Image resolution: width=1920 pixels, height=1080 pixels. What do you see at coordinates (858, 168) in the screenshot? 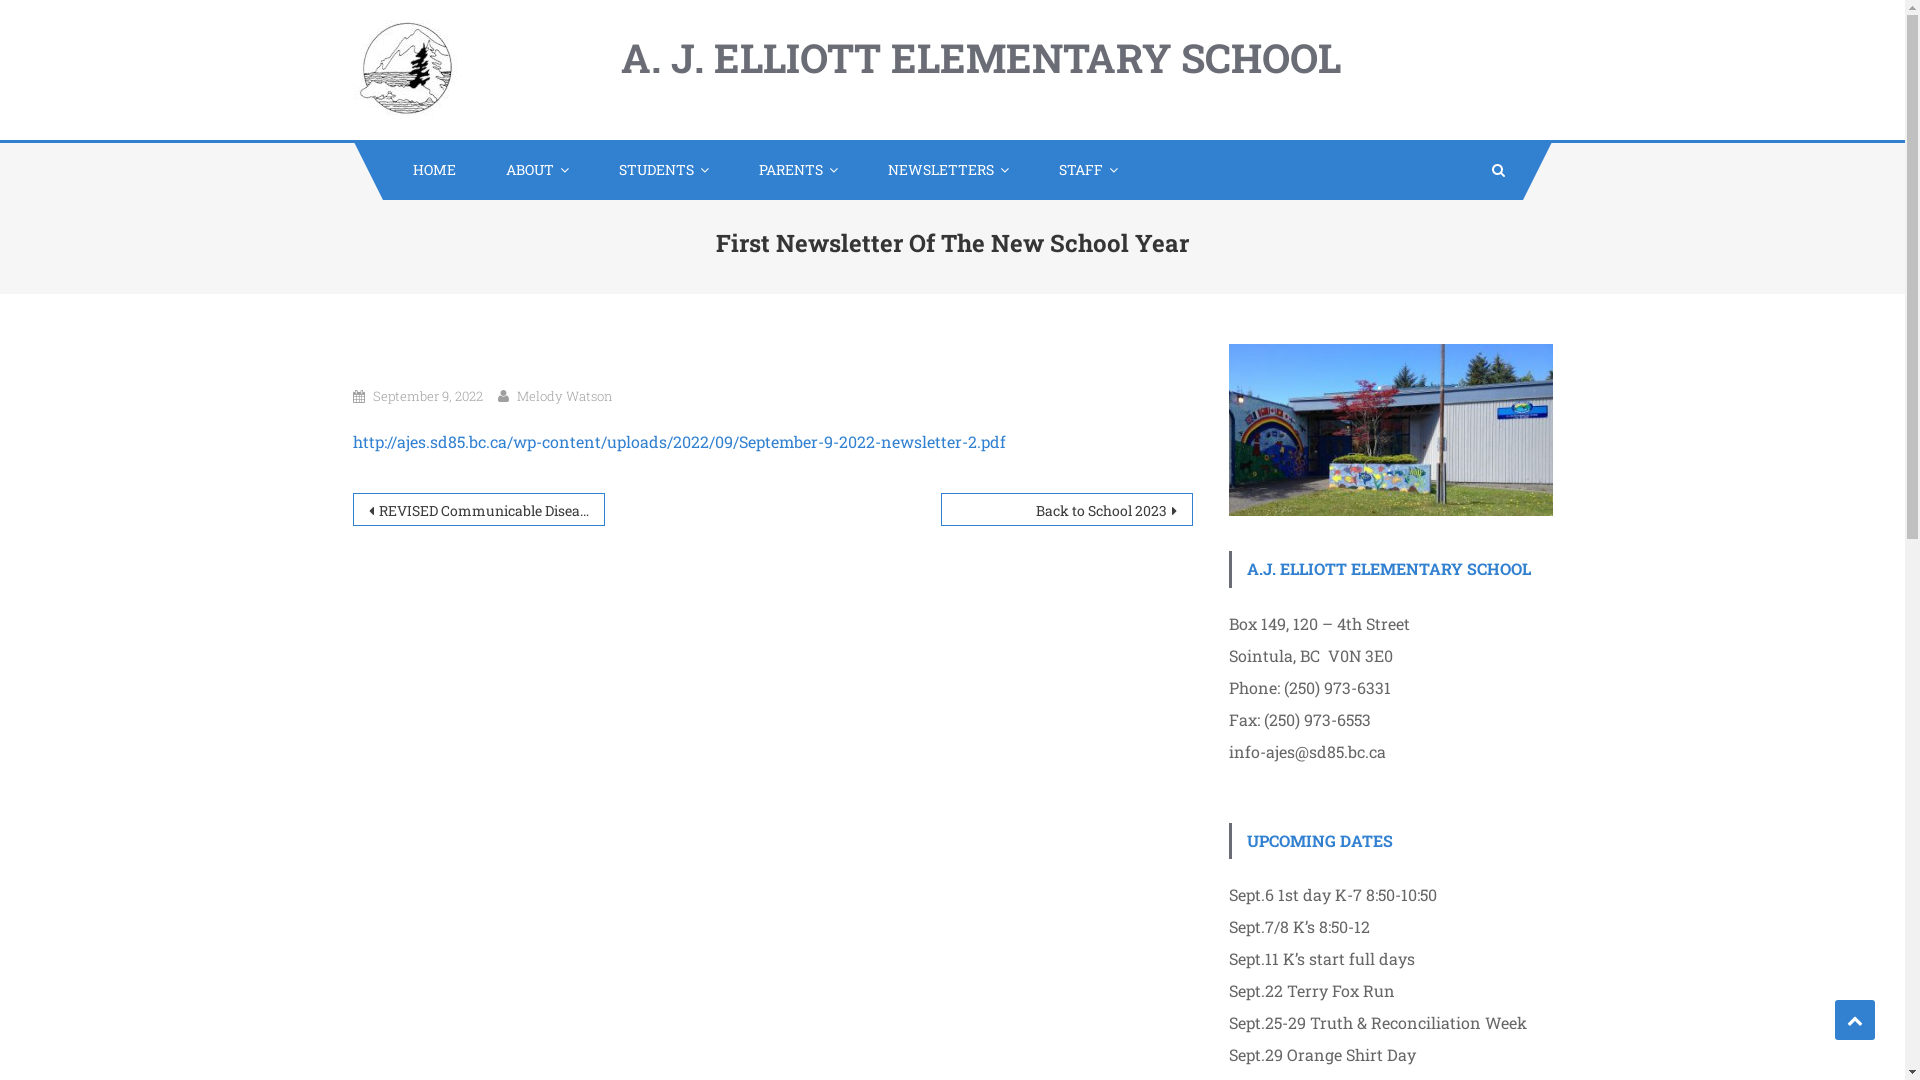
I see `'NEWSLETTERS'` at bounding box center [858, 168].